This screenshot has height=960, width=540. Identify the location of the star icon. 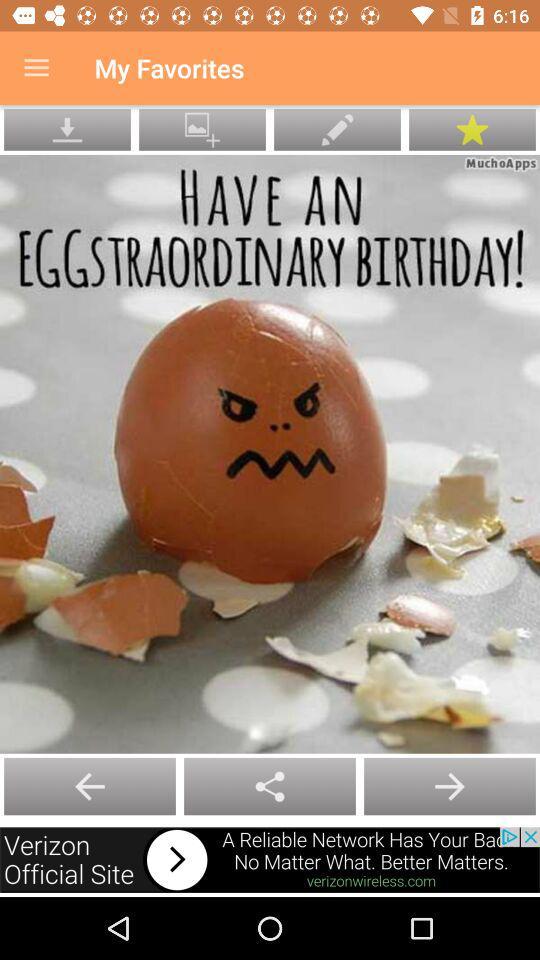
(472, 128).